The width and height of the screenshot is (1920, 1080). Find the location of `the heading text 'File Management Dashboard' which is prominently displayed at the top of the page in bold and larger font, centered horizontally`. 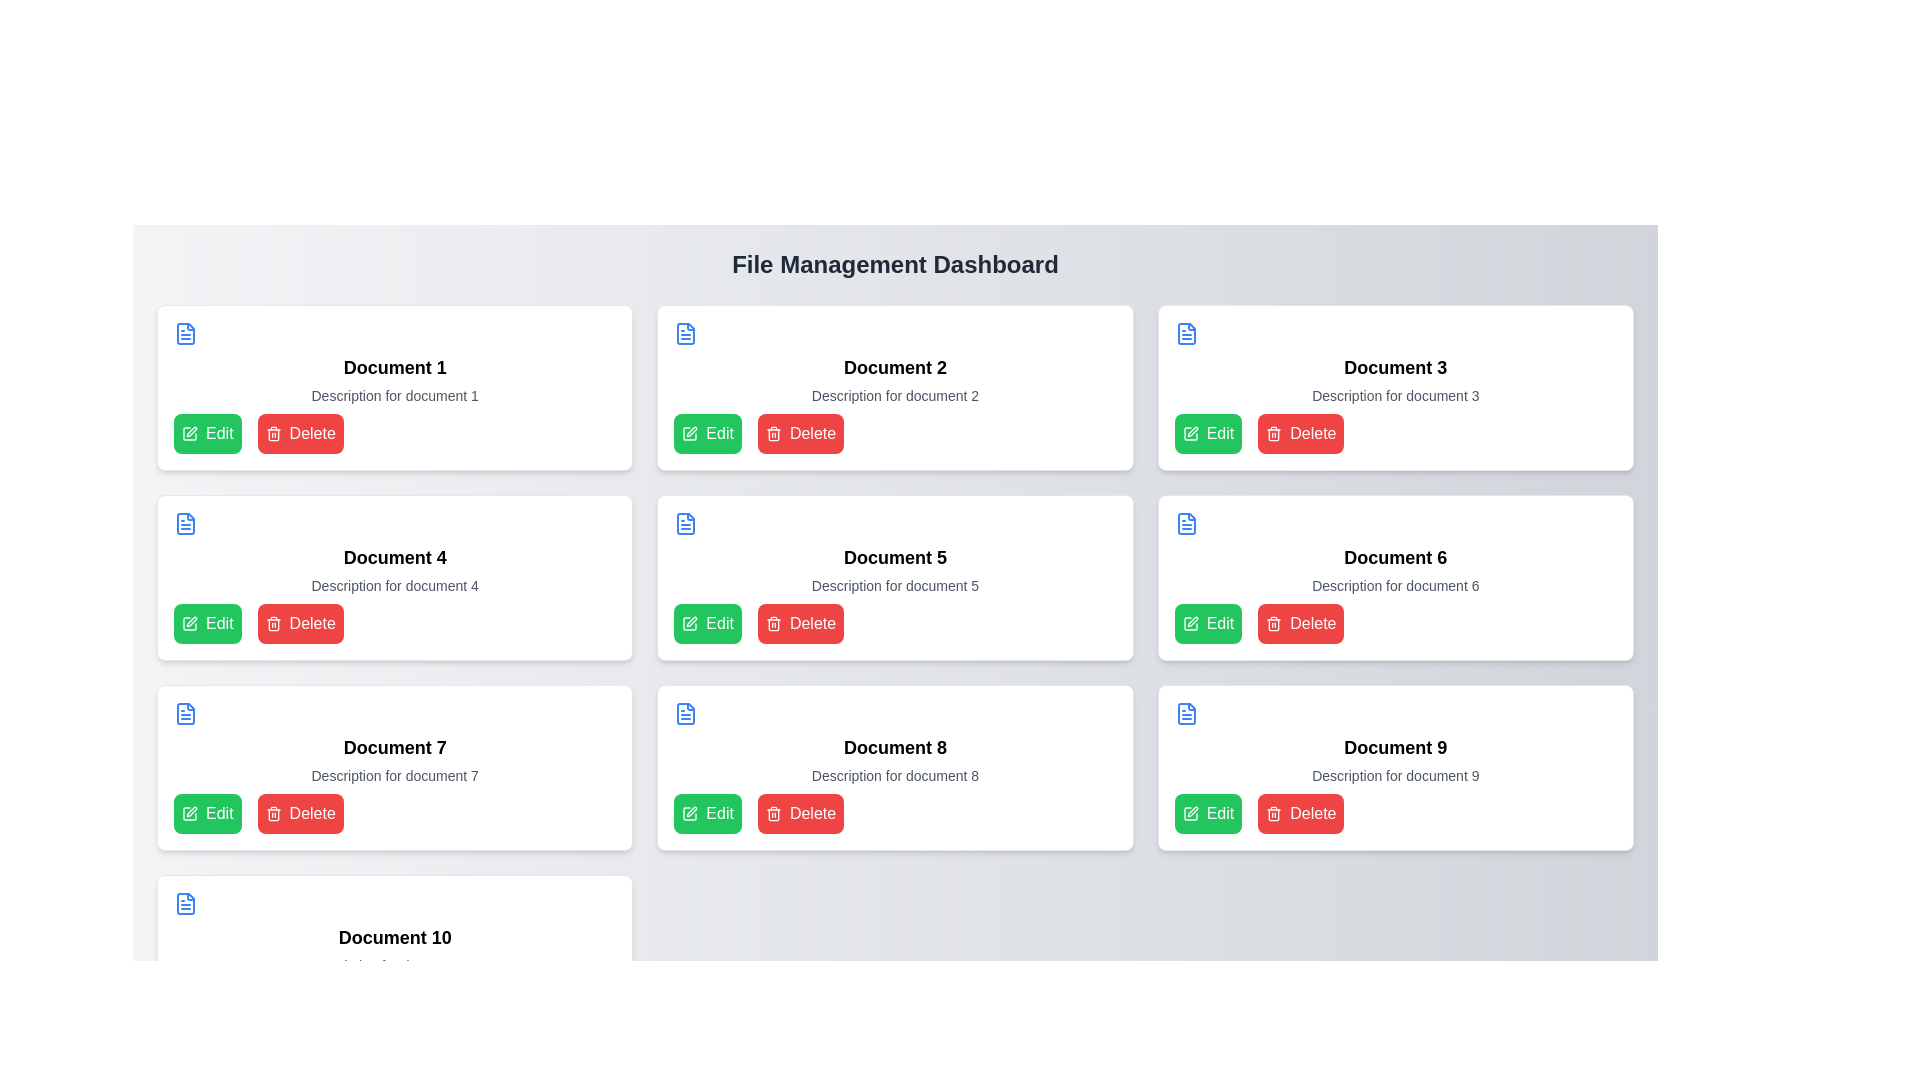

the heading text 'File Management Dashboard' which is prominently displayed at the top of the page in bold and larger font, centered horizontally is located at coordinates (894, 264).